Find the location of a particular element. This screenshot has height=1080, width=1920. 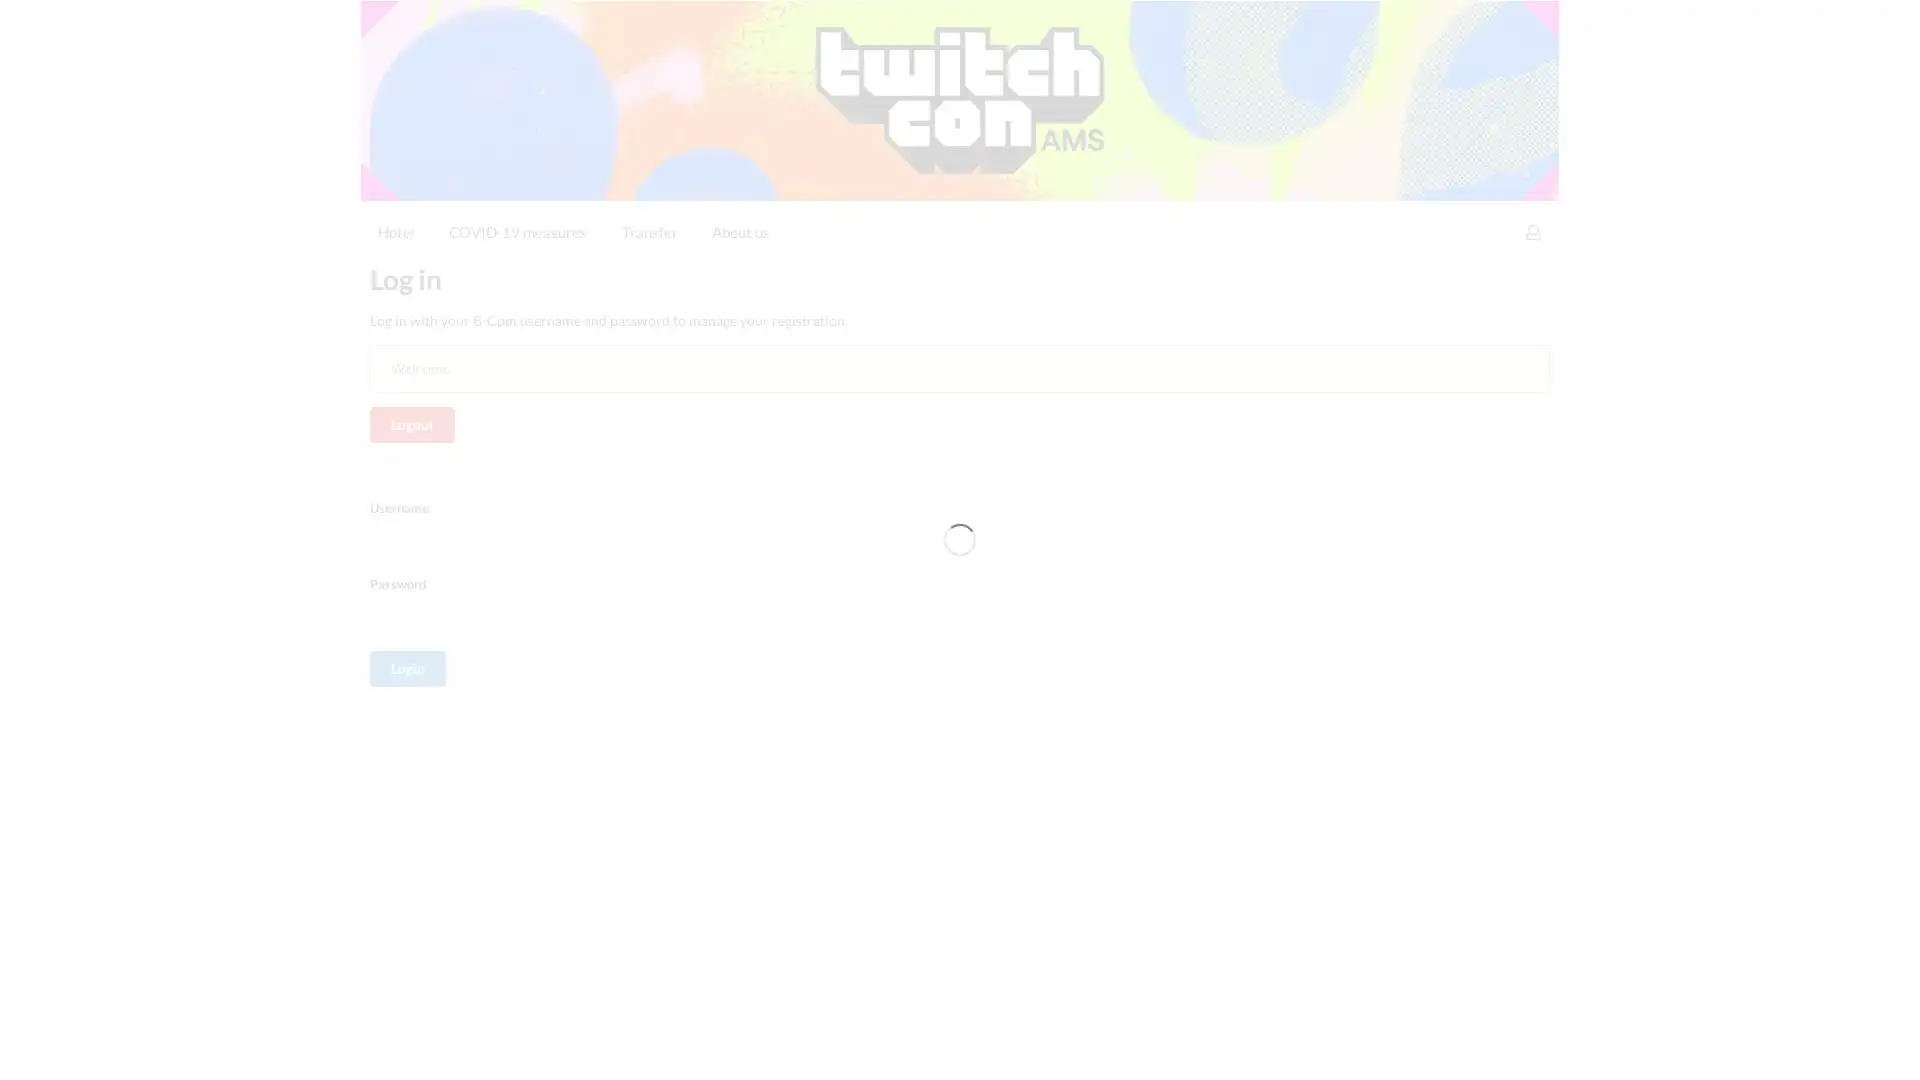

Customise Settings is located at coordinates (1229, 1047).